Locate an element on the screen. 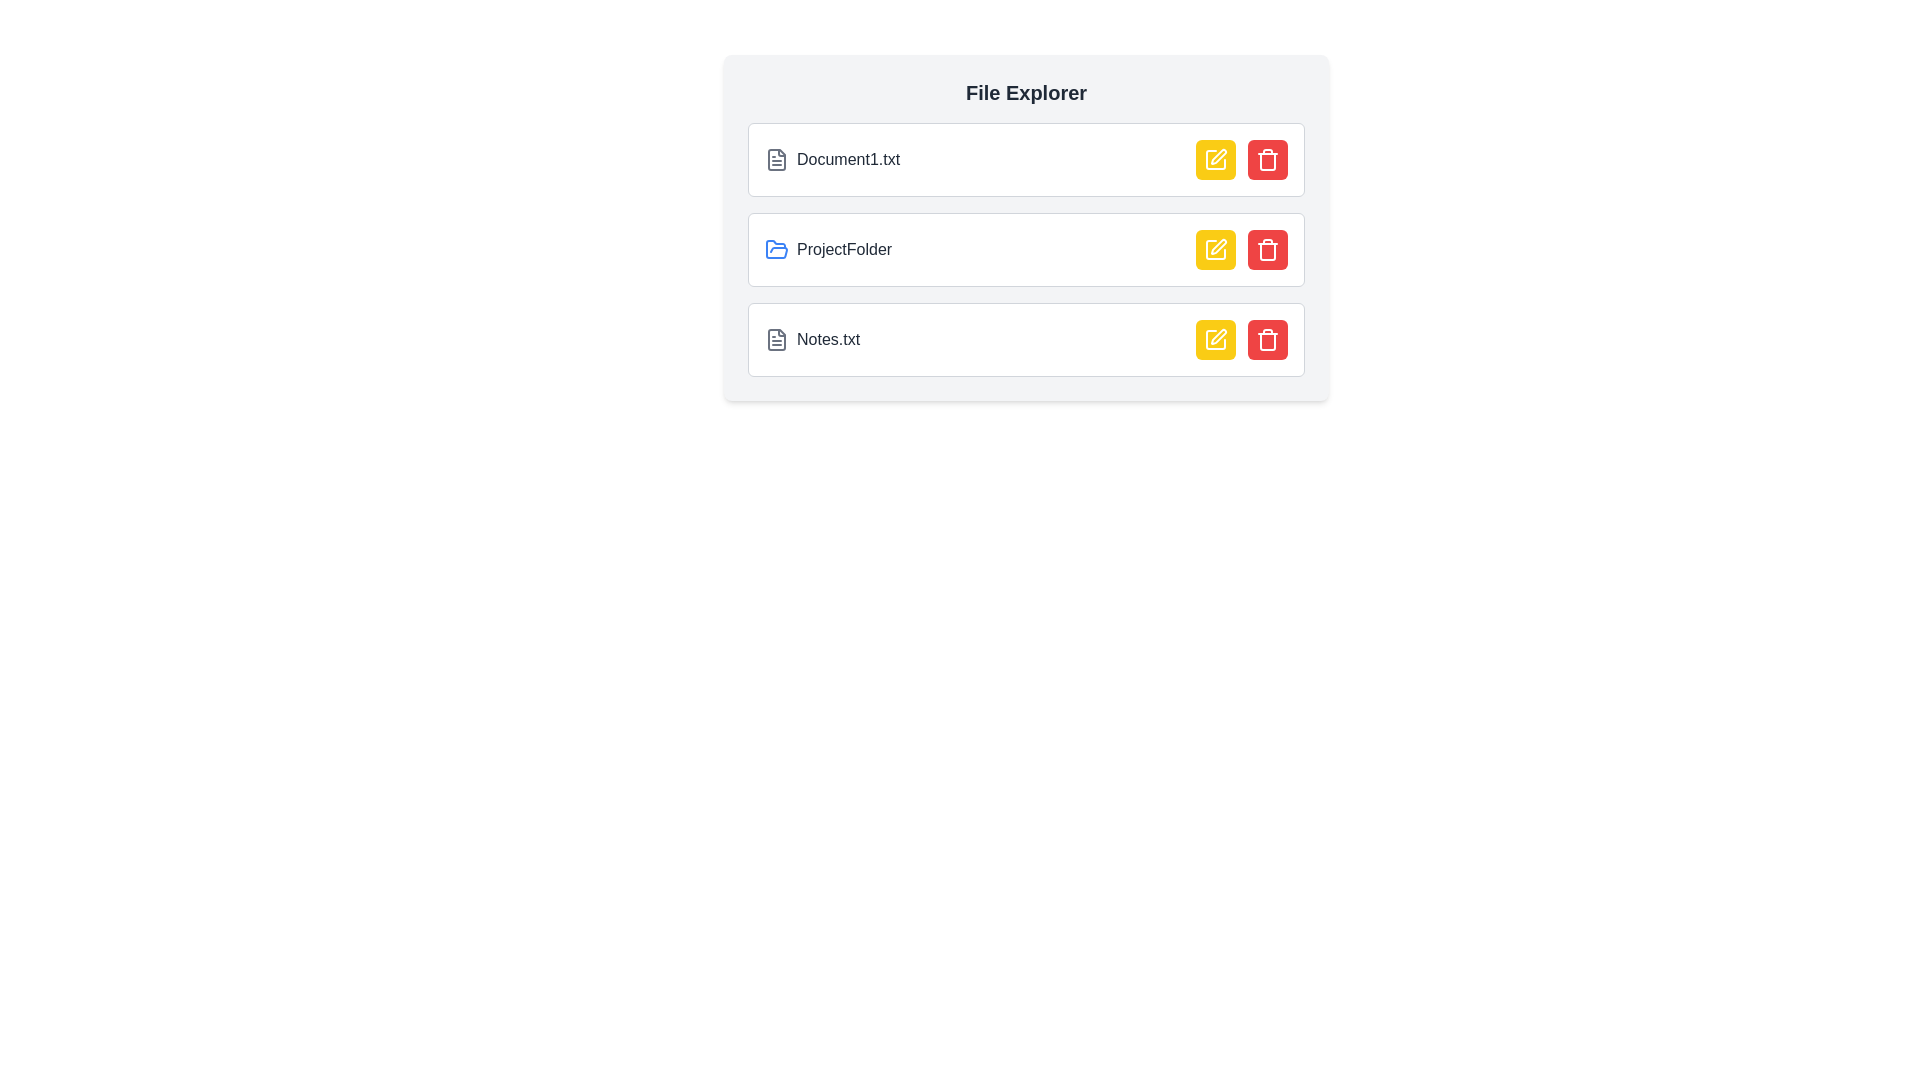  the edit button to initiate the edit action for the item 'Document1.txt', which is located to the right of its label in the first item row of the vertical list is located at coordinates (1214, 158).